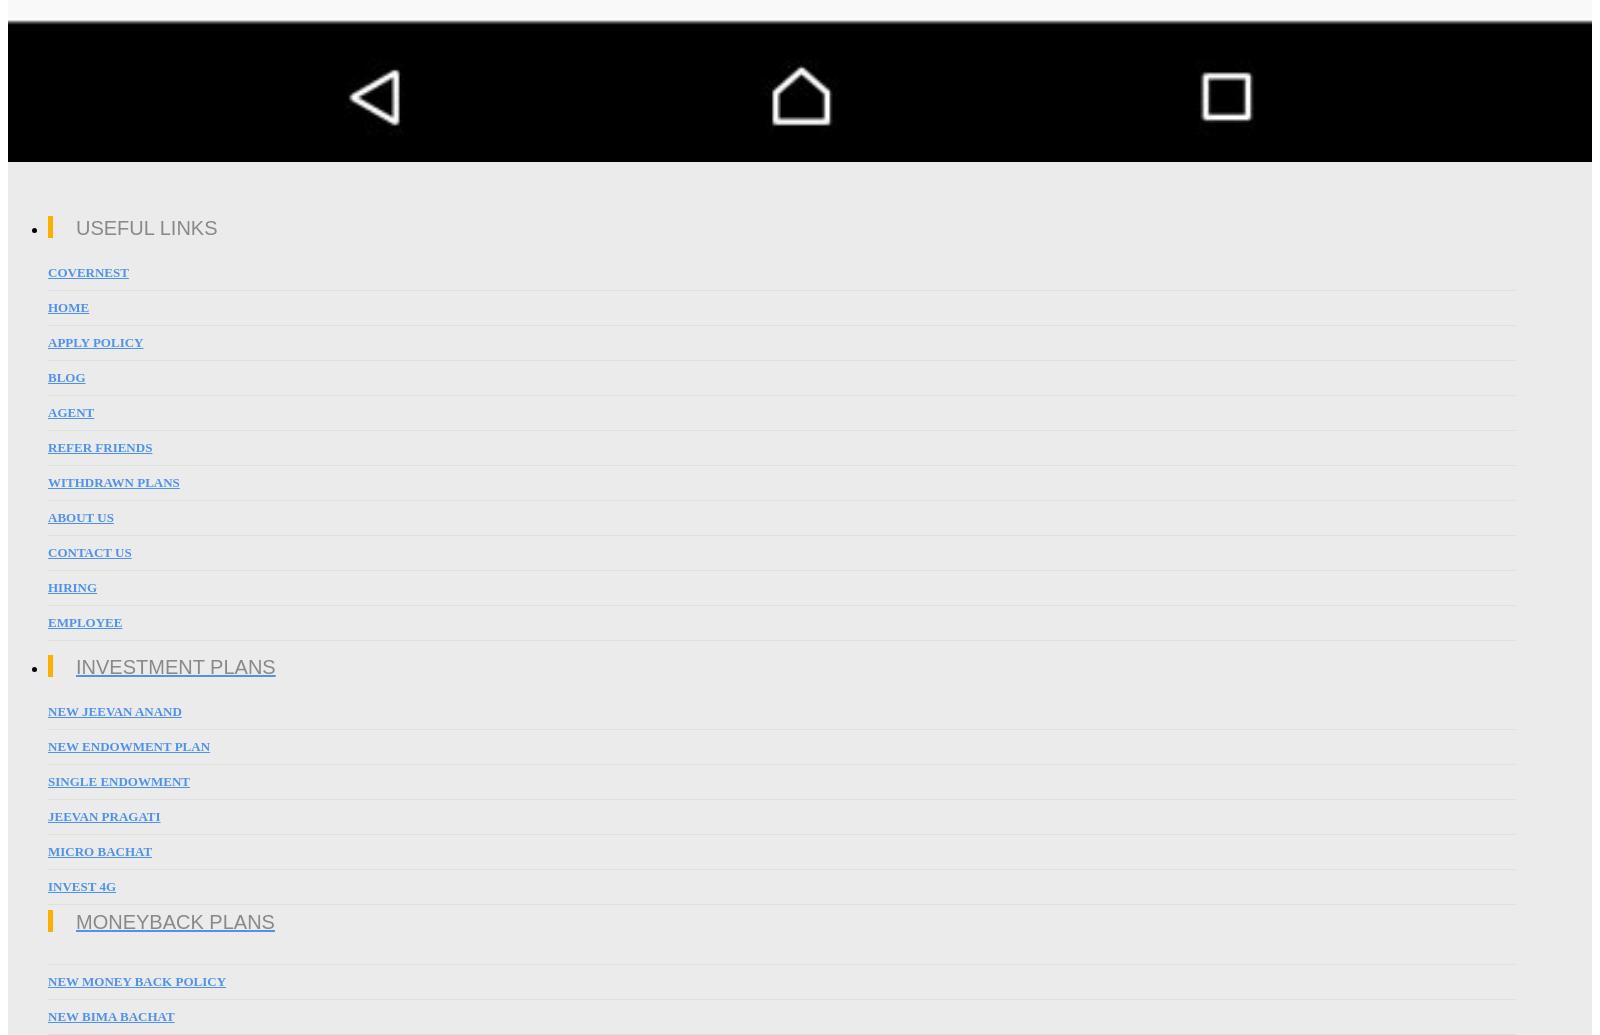 The image size is (1600, 1035). I want to click on 'Invest 4G', so click(80, 885).